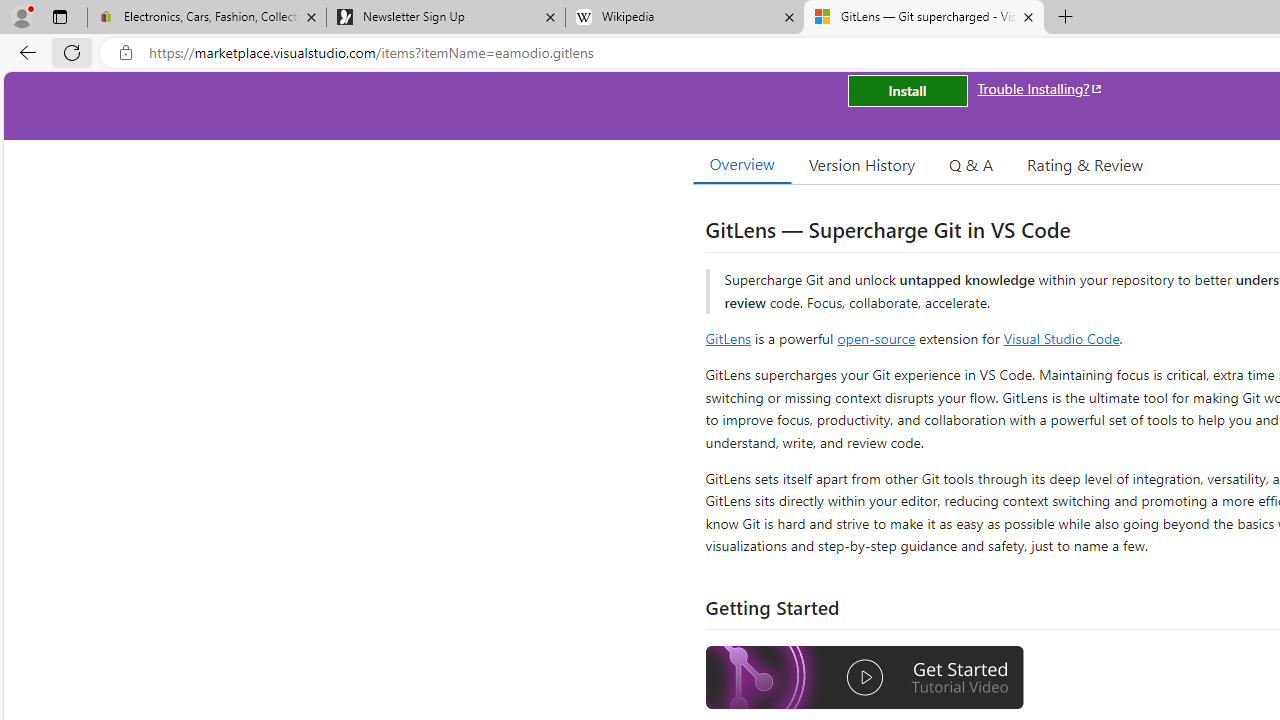 The image size is (1280, 720). I want to click on 'Wikipedia', so click(684, 17).